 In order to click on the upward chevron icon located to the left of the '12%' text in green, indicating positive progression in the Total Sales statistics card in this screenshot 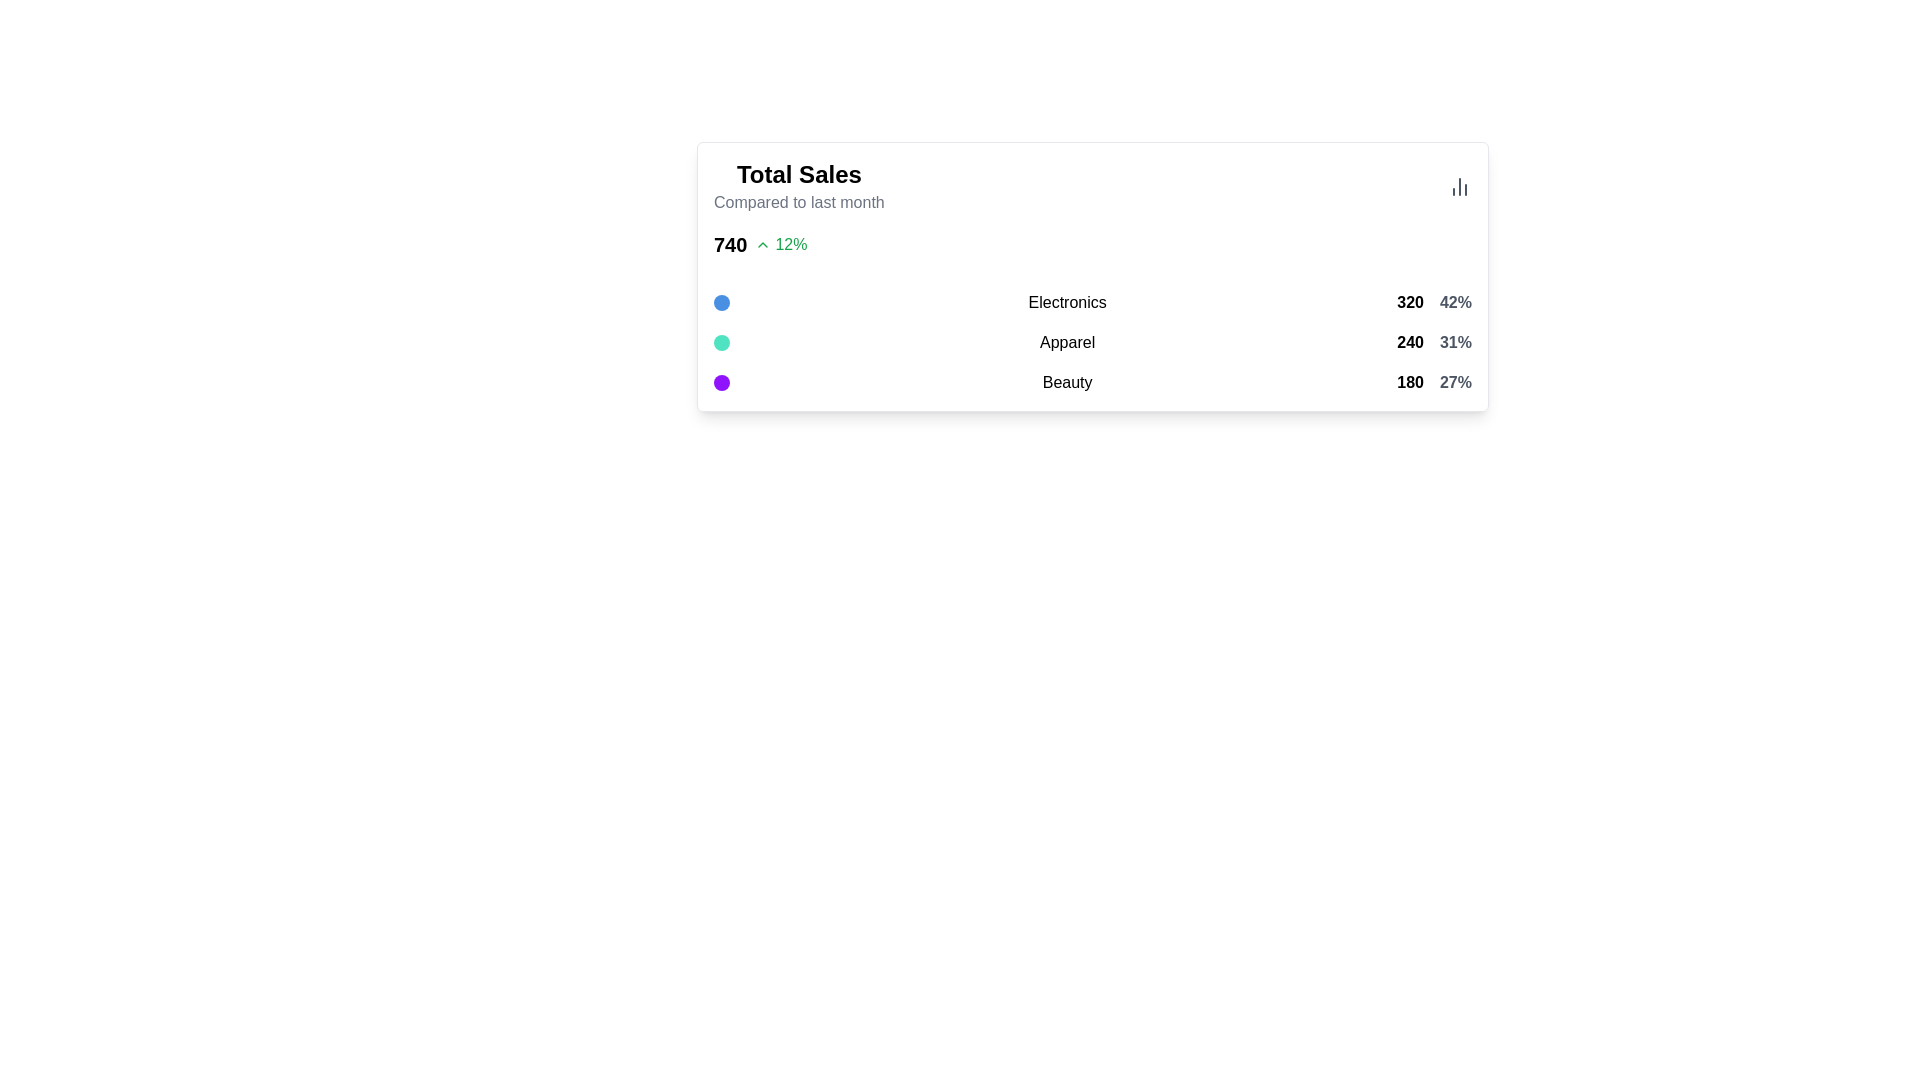, I will do `click(762, 244)`.